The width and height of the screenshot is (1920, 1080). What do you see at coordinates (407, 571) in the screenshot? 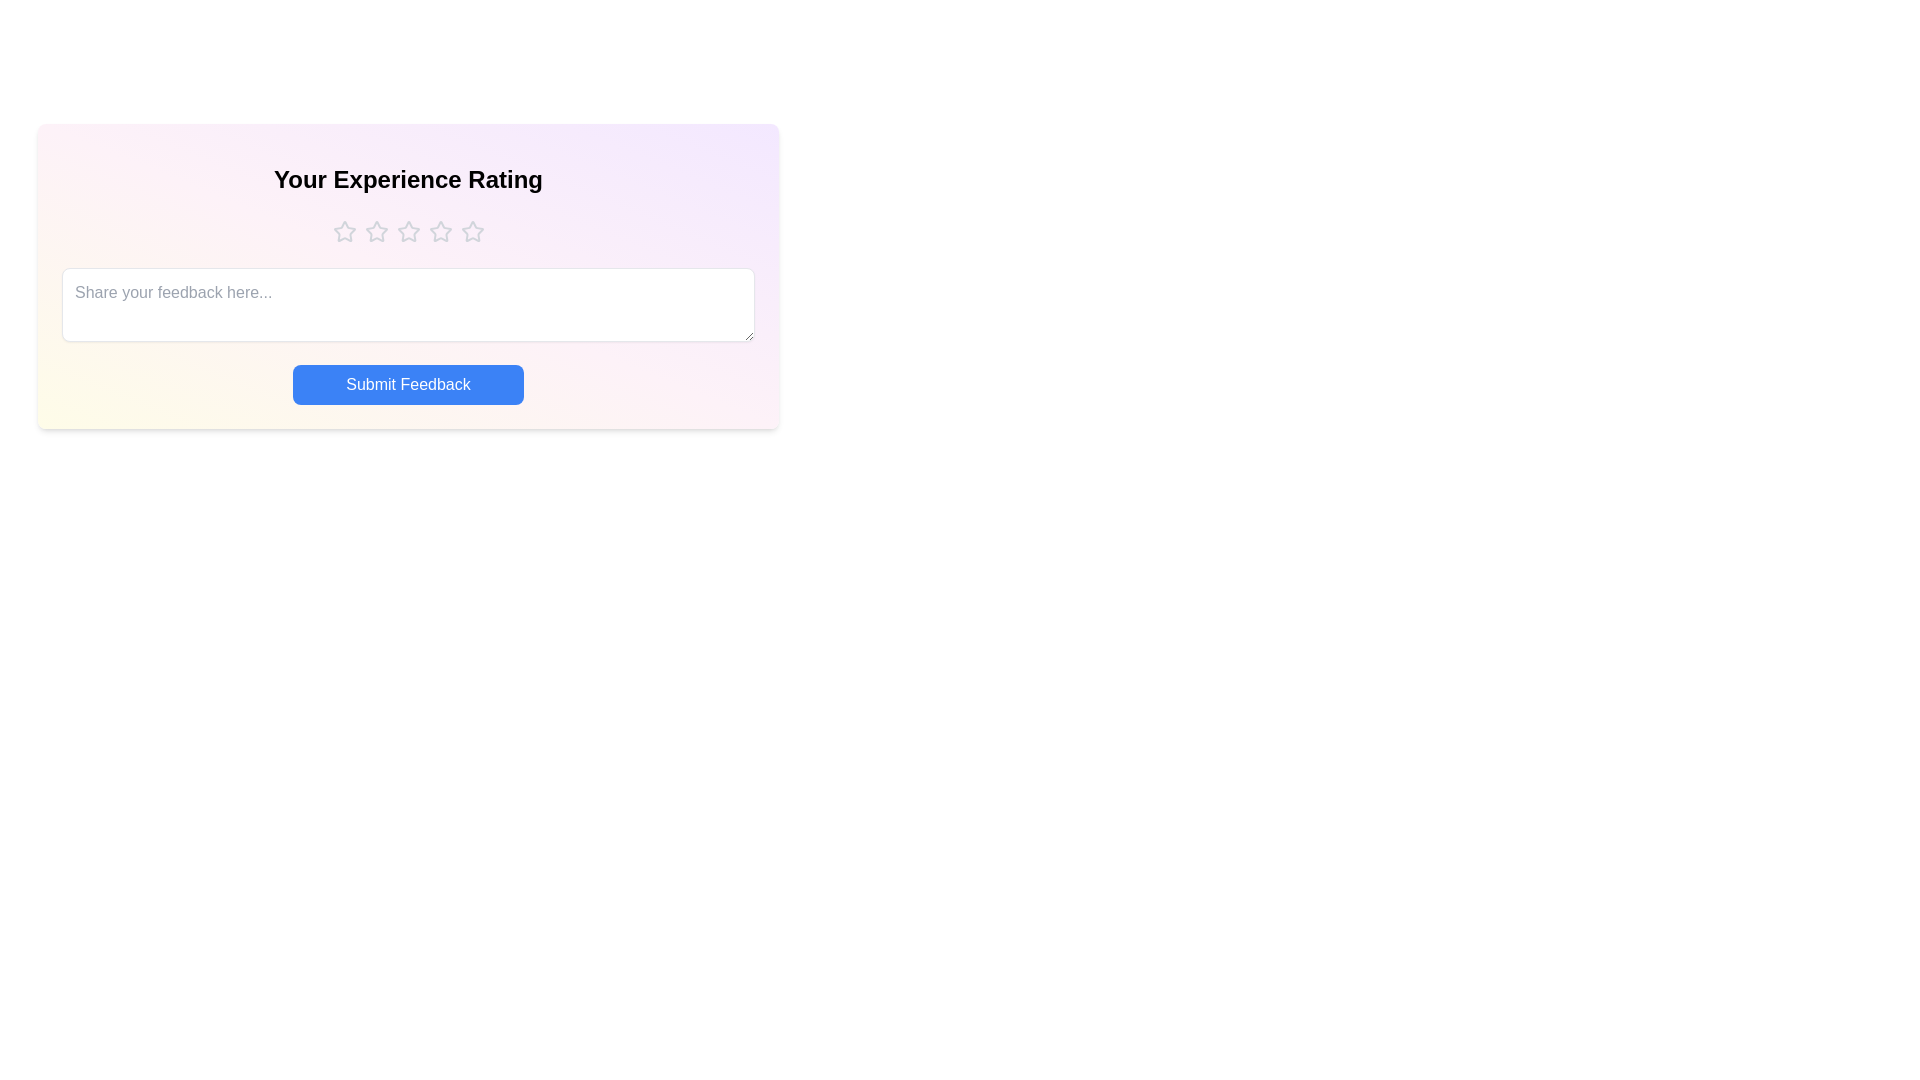
I see `the background area of the component to trigger an aesthetic effect` at bounding box center [407, 571].